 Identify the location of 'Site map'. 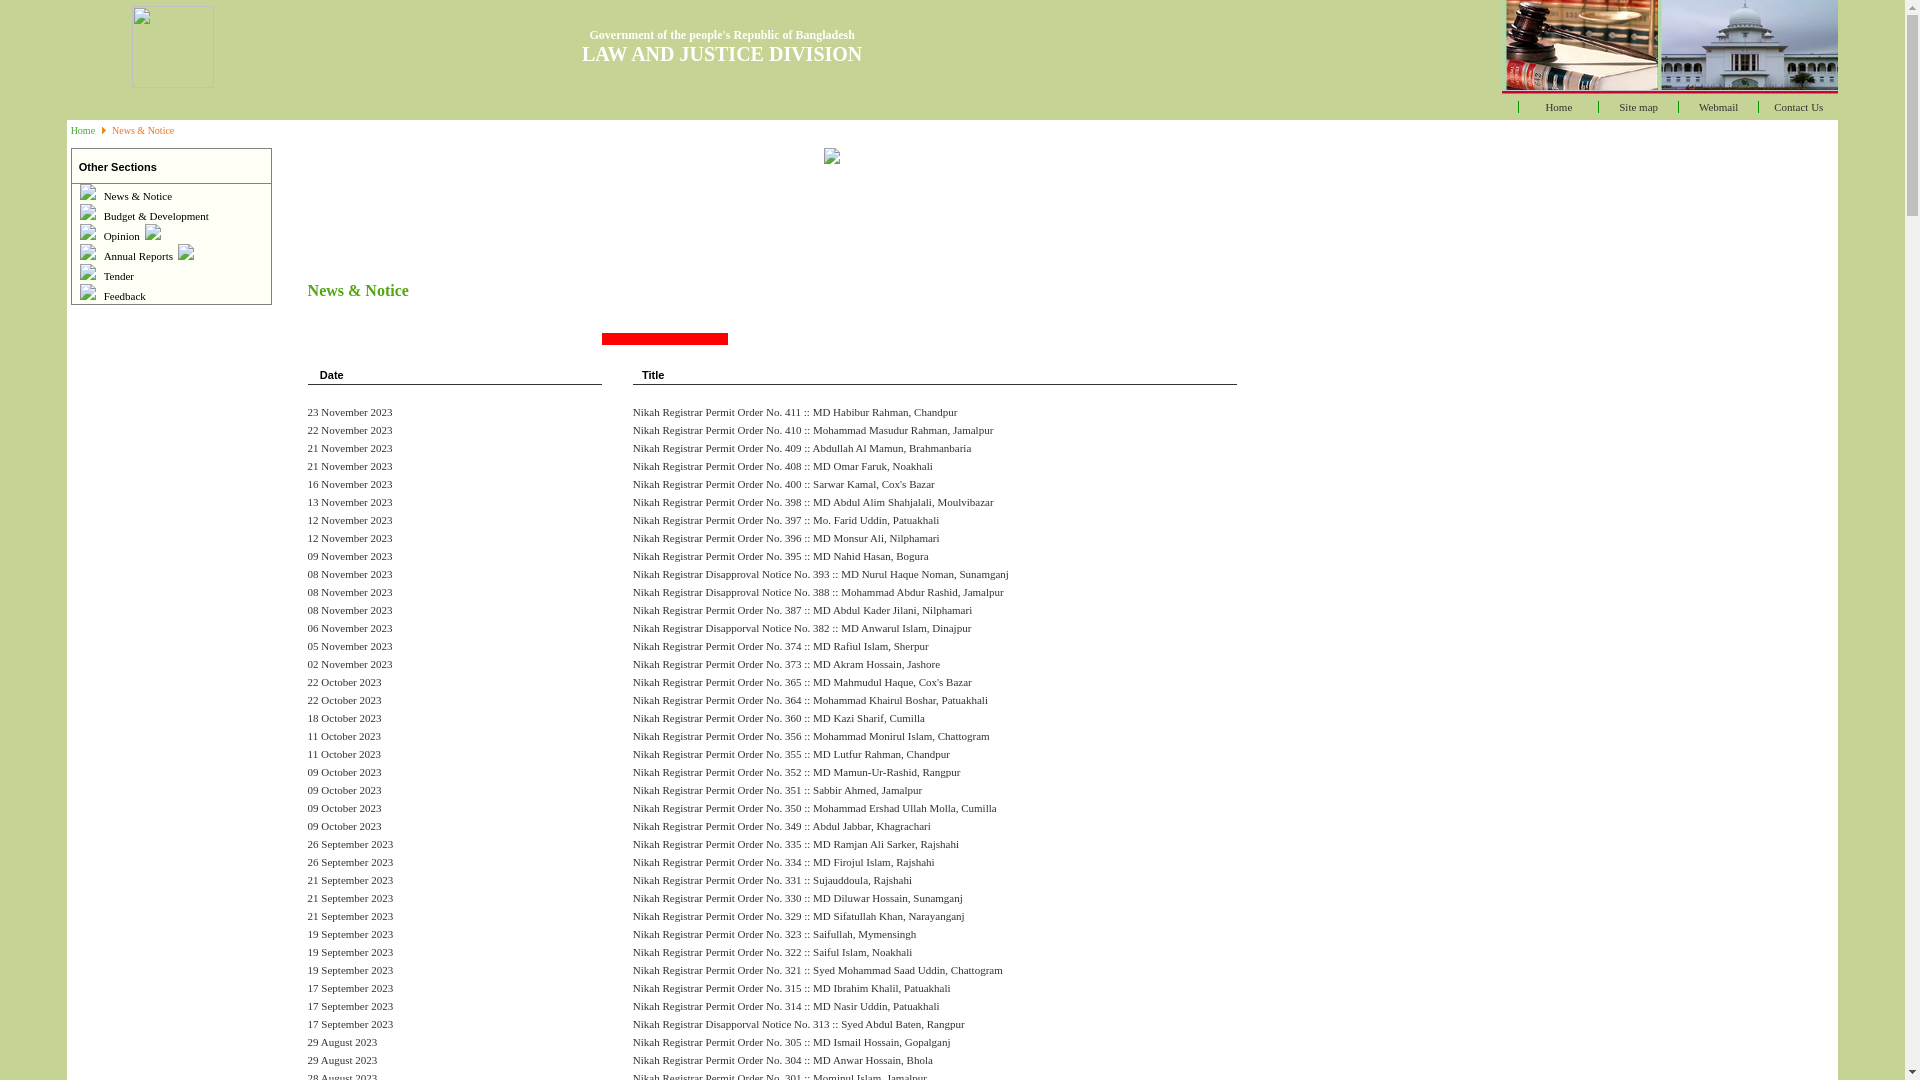
(1638, 107).